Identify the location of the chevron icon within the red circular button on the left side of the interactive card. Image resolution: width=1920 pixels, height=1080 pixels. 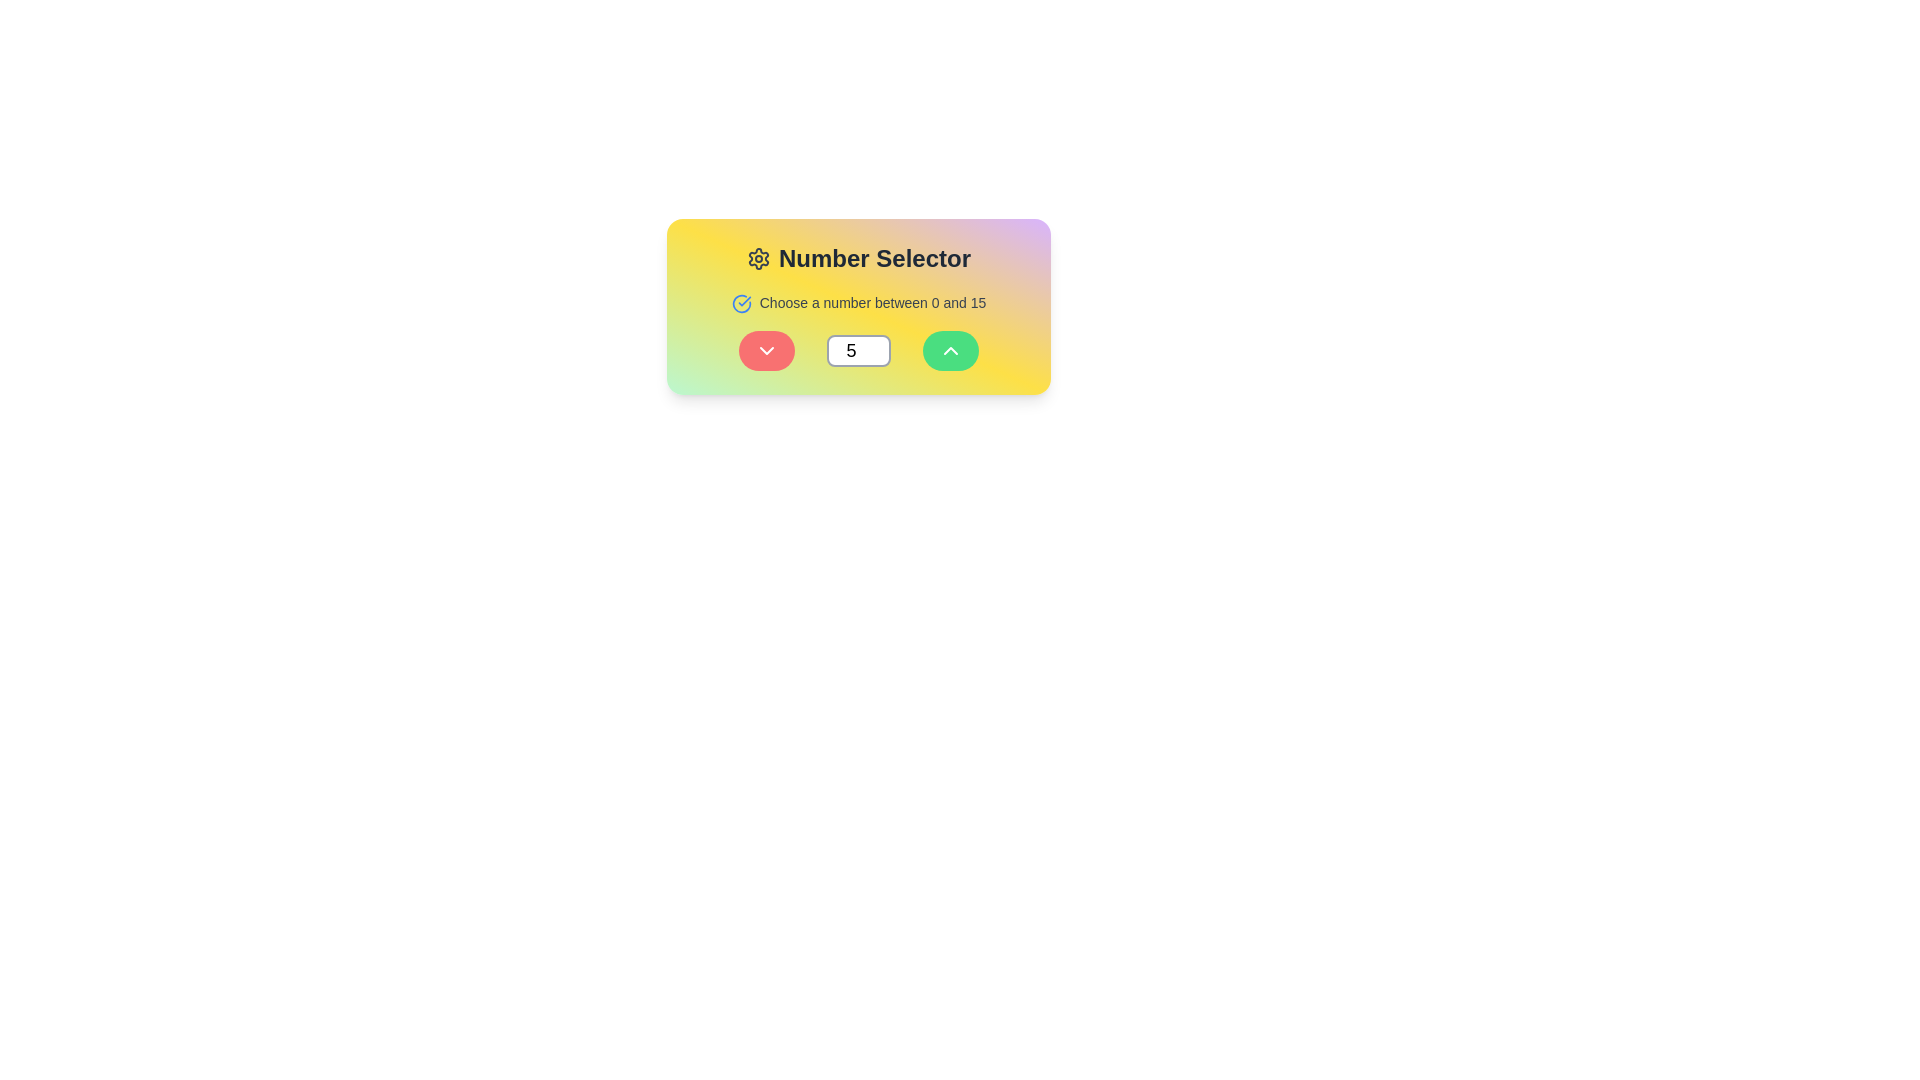
(766, 350).